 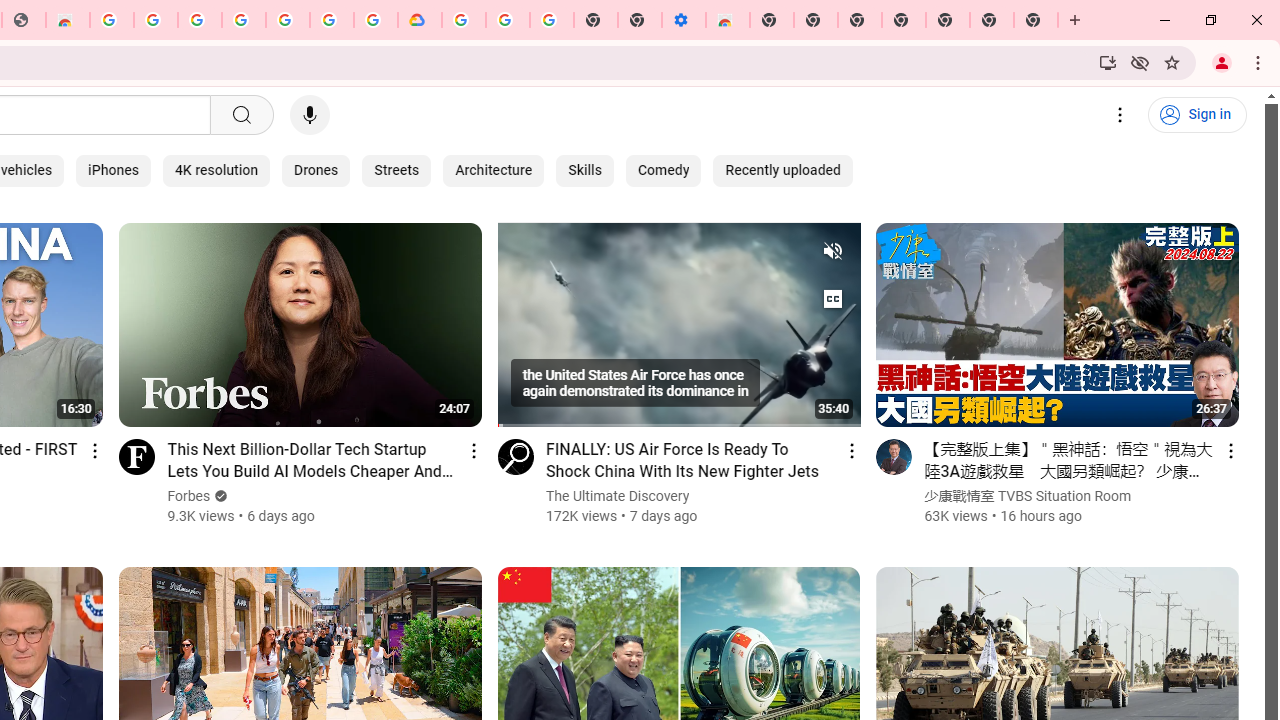 I want to click on 'Drones', so click(x=315, y=170).